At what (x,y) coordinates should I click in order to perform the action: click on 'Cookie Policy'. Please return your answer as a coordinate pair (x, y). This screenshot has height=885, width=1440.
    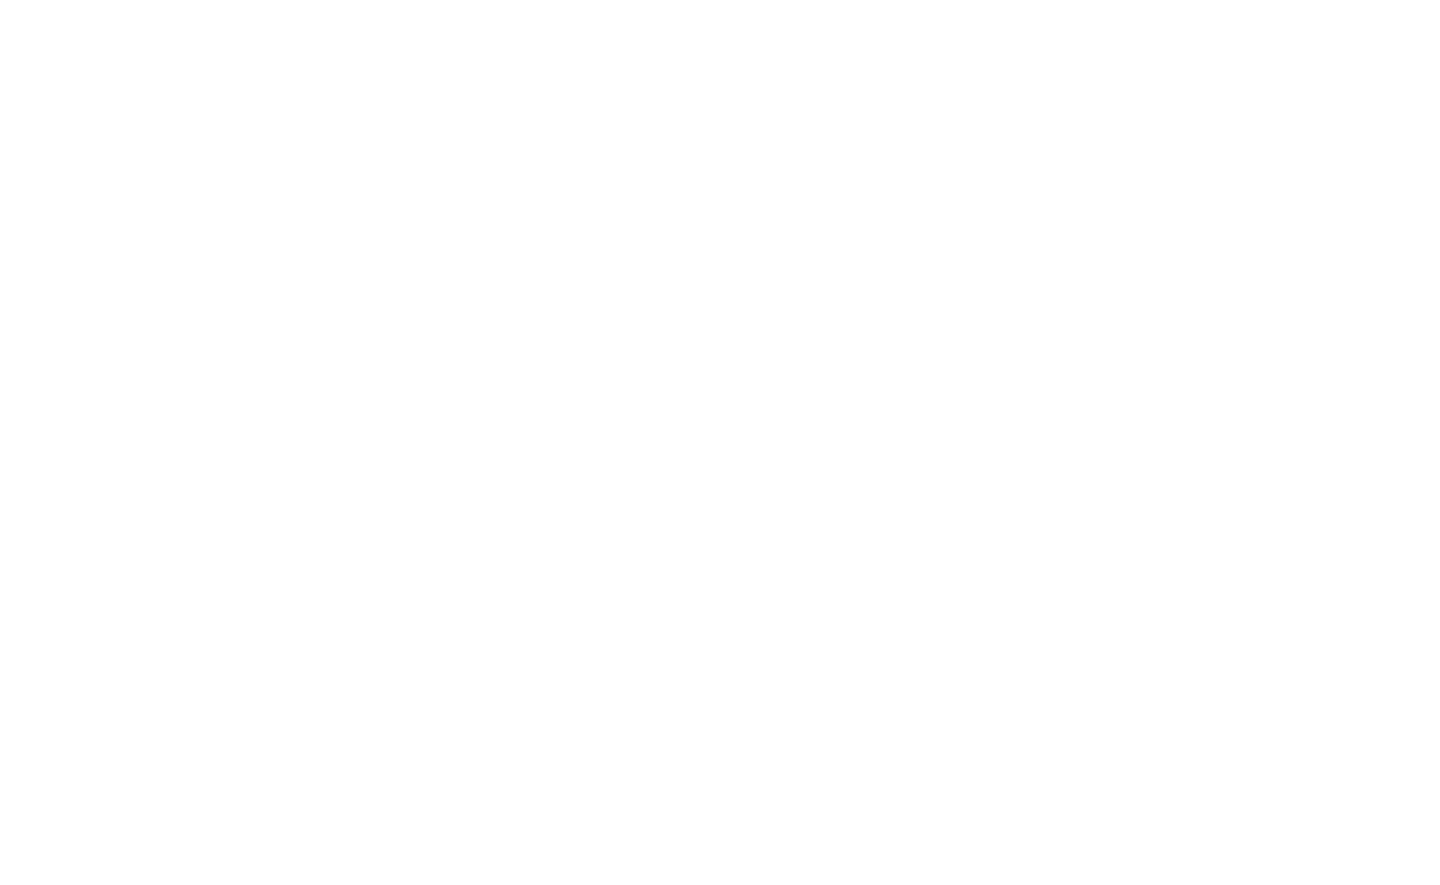
    Looking at the image, I should click on (696, 845).